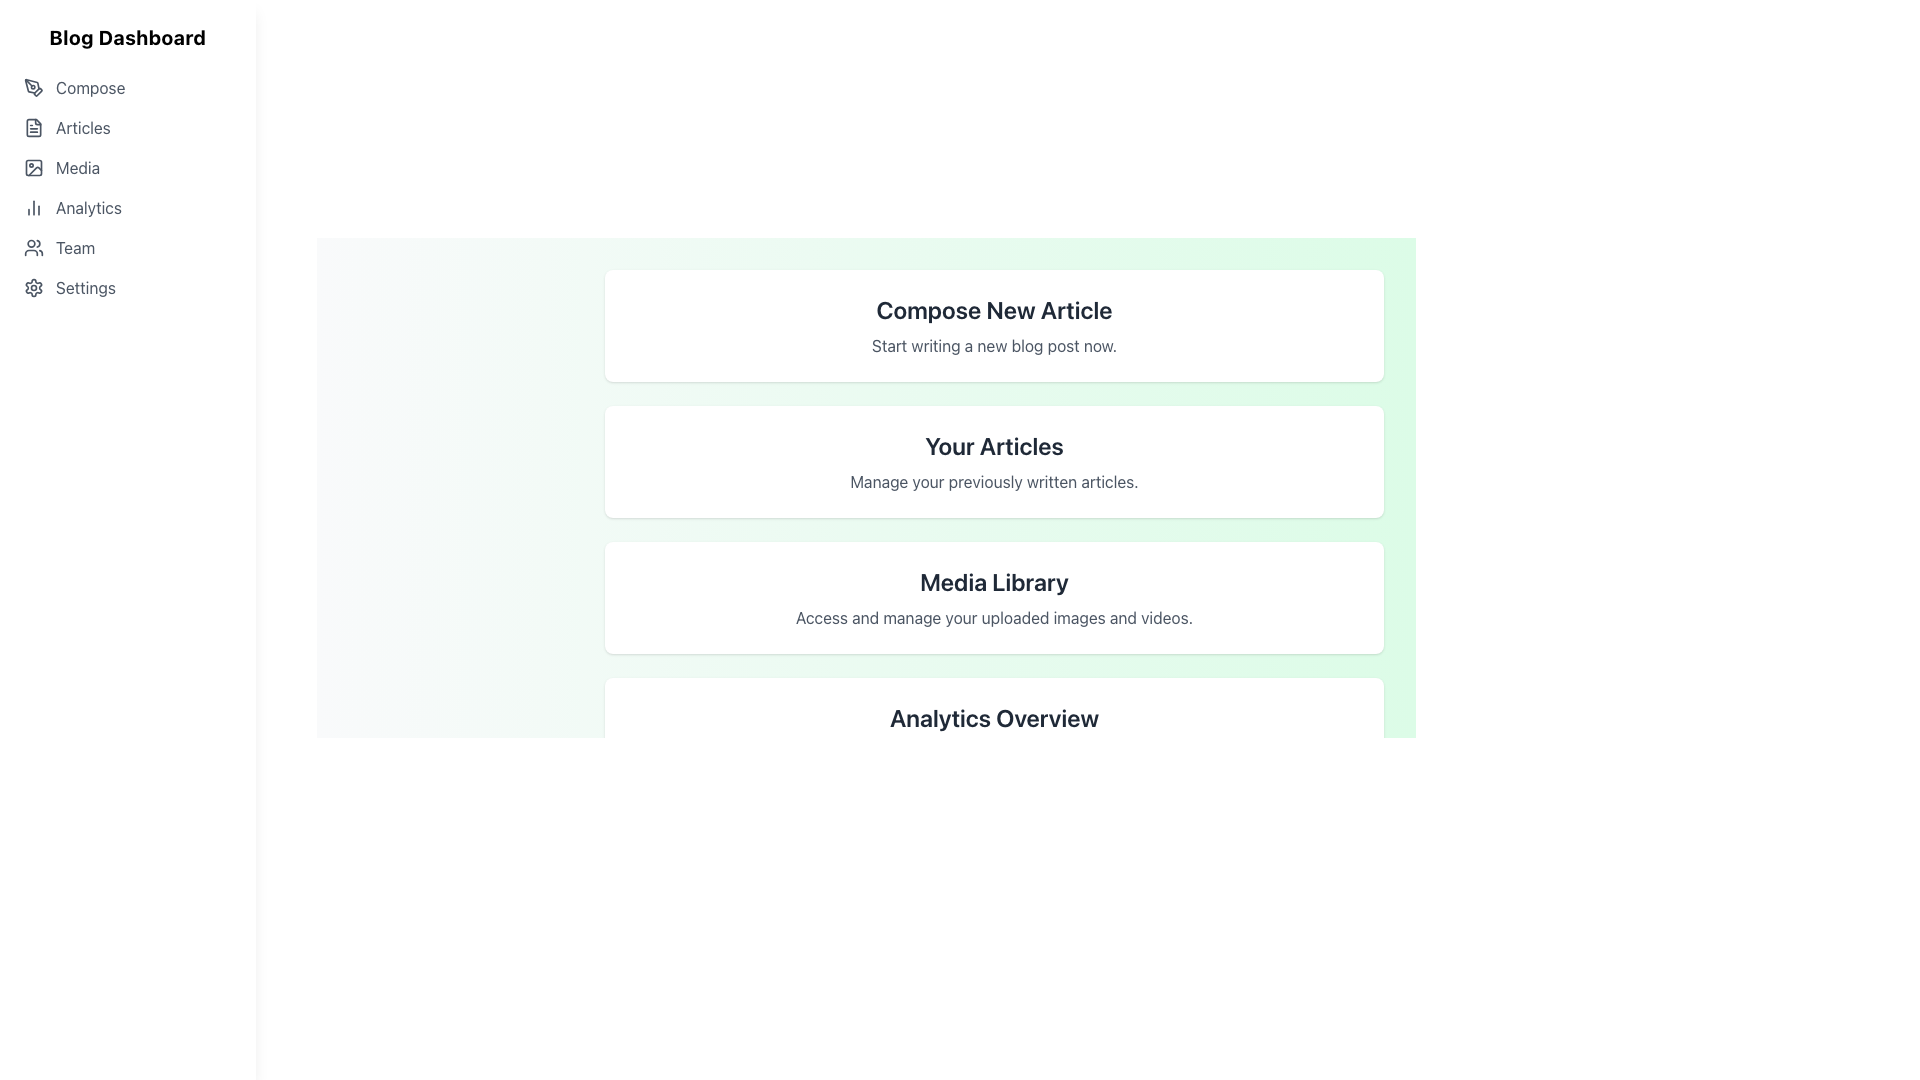  I want to click on the bold text label that reads 'Blog Dashboard', which is prominently positioned at the top-left corner of the page within a vertical menu, so click(127, 38).